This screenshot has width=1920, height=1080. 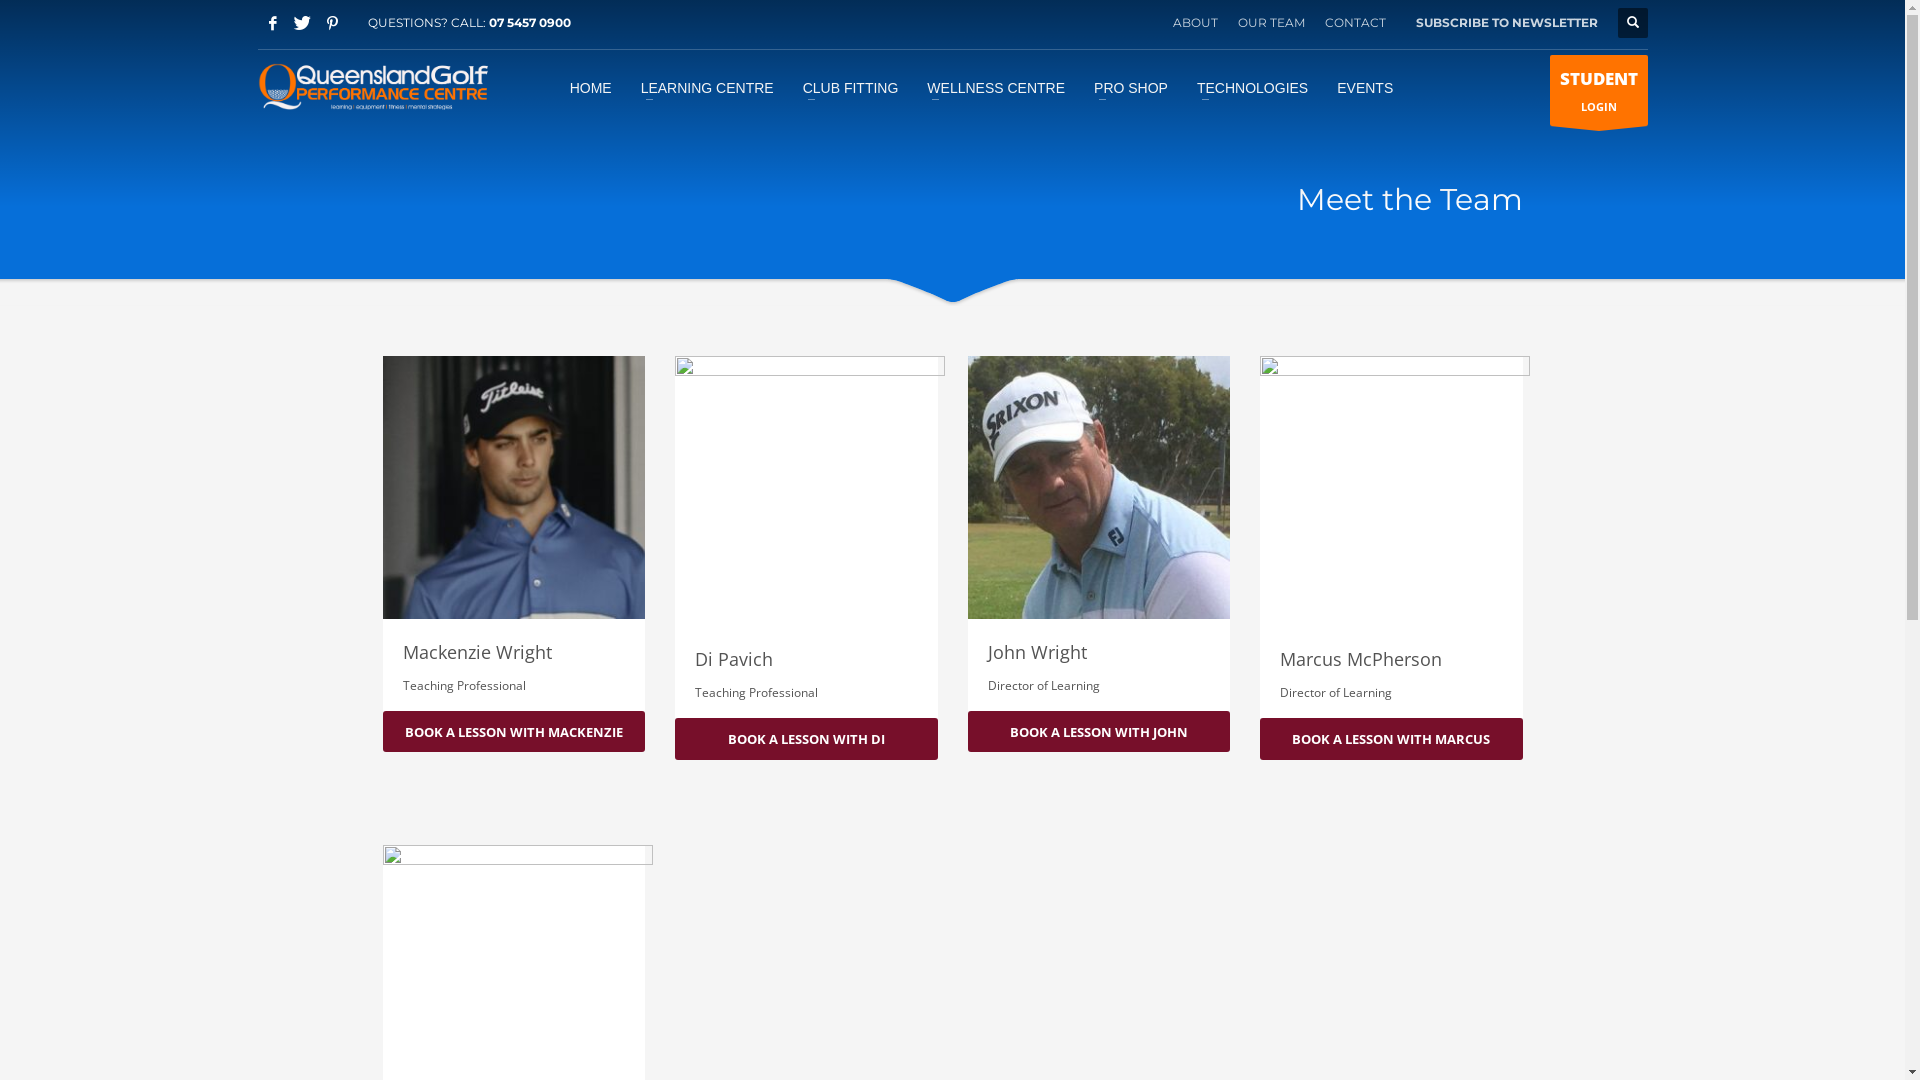 I want to click on 'ABOUT', so click(x=1194, y=23).